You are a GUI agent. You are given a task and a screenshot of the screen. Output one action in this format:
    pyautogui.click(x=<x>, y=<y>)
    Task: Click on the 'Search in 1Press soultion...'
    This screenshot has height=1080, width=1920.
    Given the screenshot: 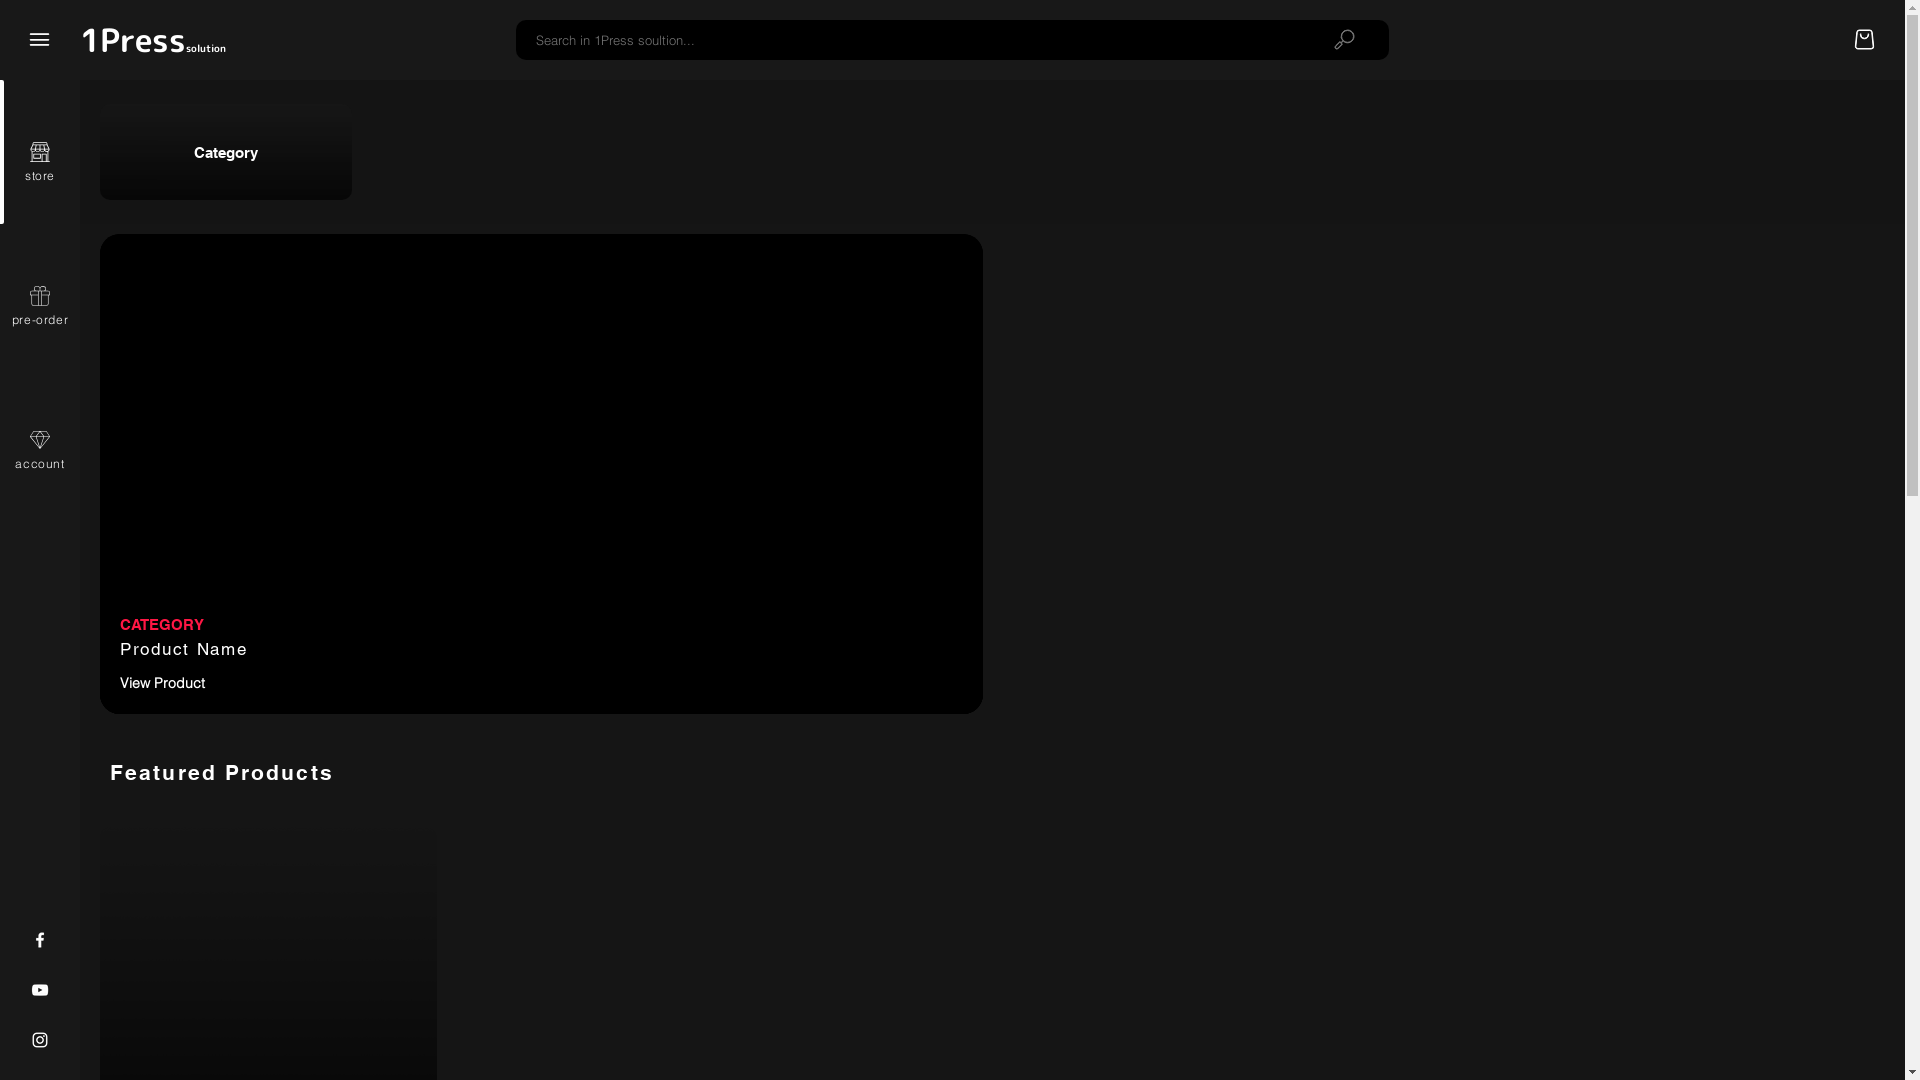 What is the action you would take?
    pyautogui.click(x=907, y=39)
    